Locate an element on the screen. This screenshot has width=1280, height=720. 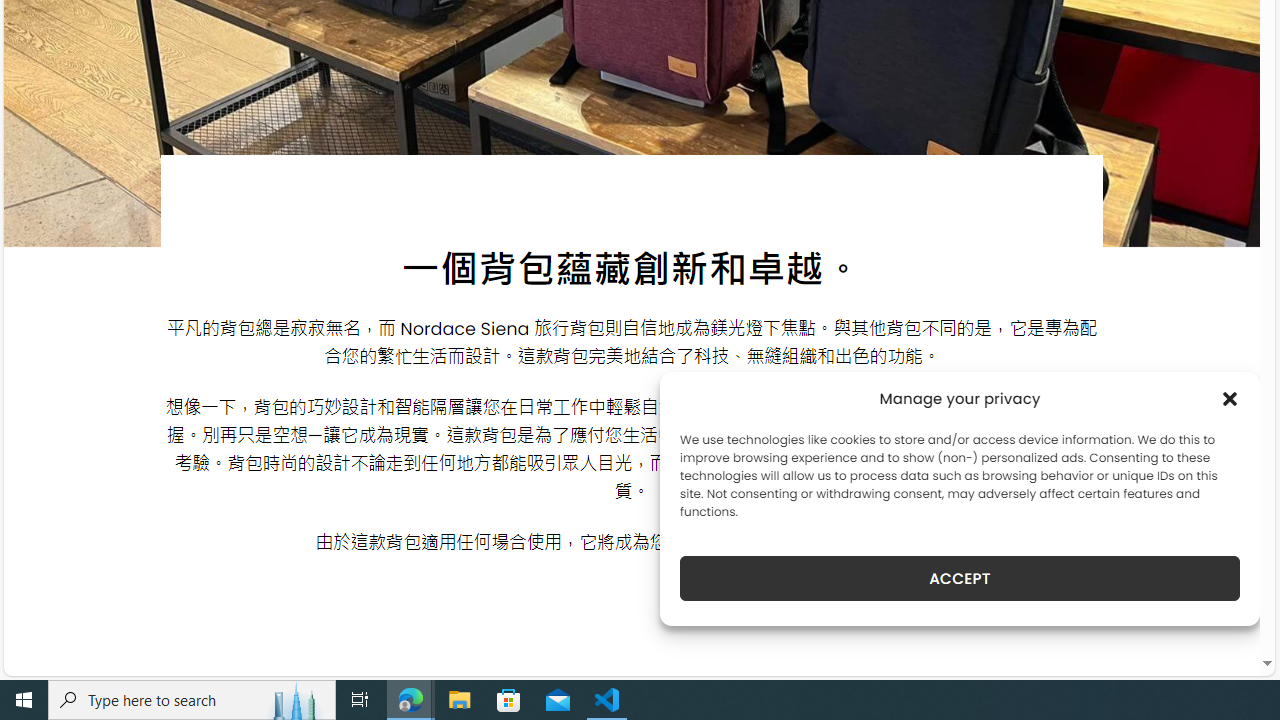
'File Explorer' is located at coordinates (459, 698).